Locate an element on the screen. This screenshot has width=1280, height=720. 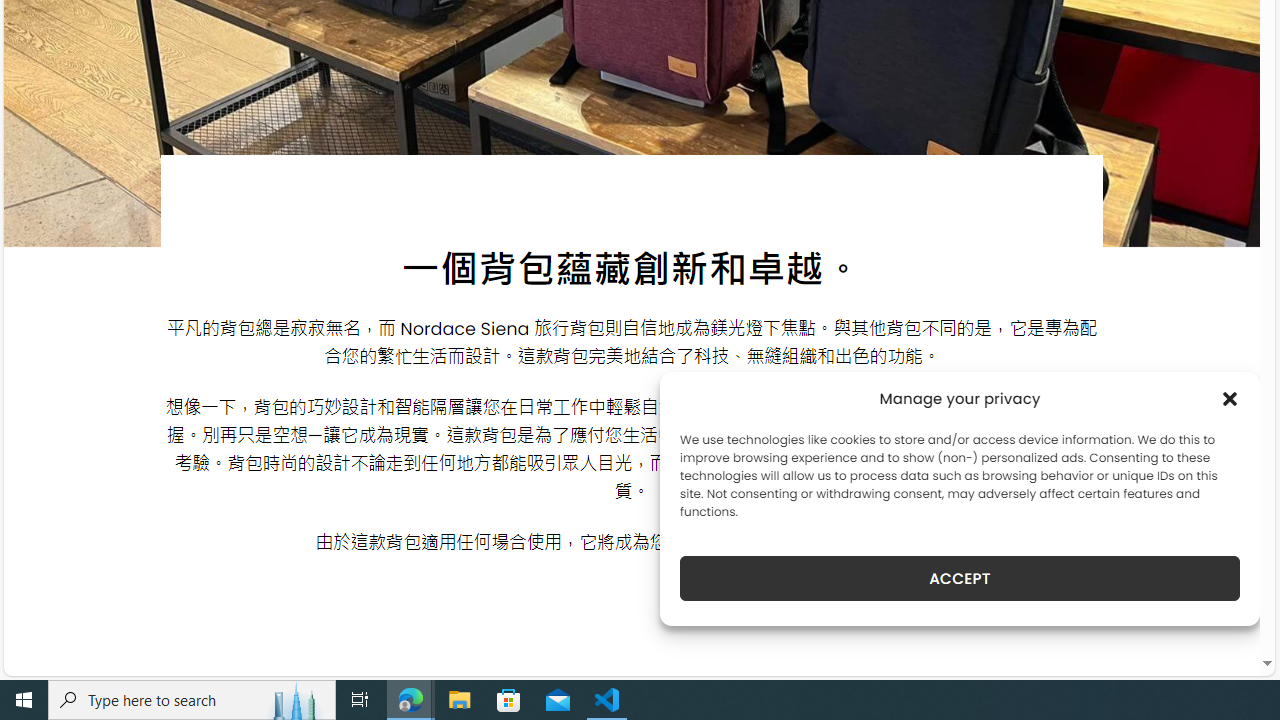
'File Explorer' is located at coordinates (459, 698).